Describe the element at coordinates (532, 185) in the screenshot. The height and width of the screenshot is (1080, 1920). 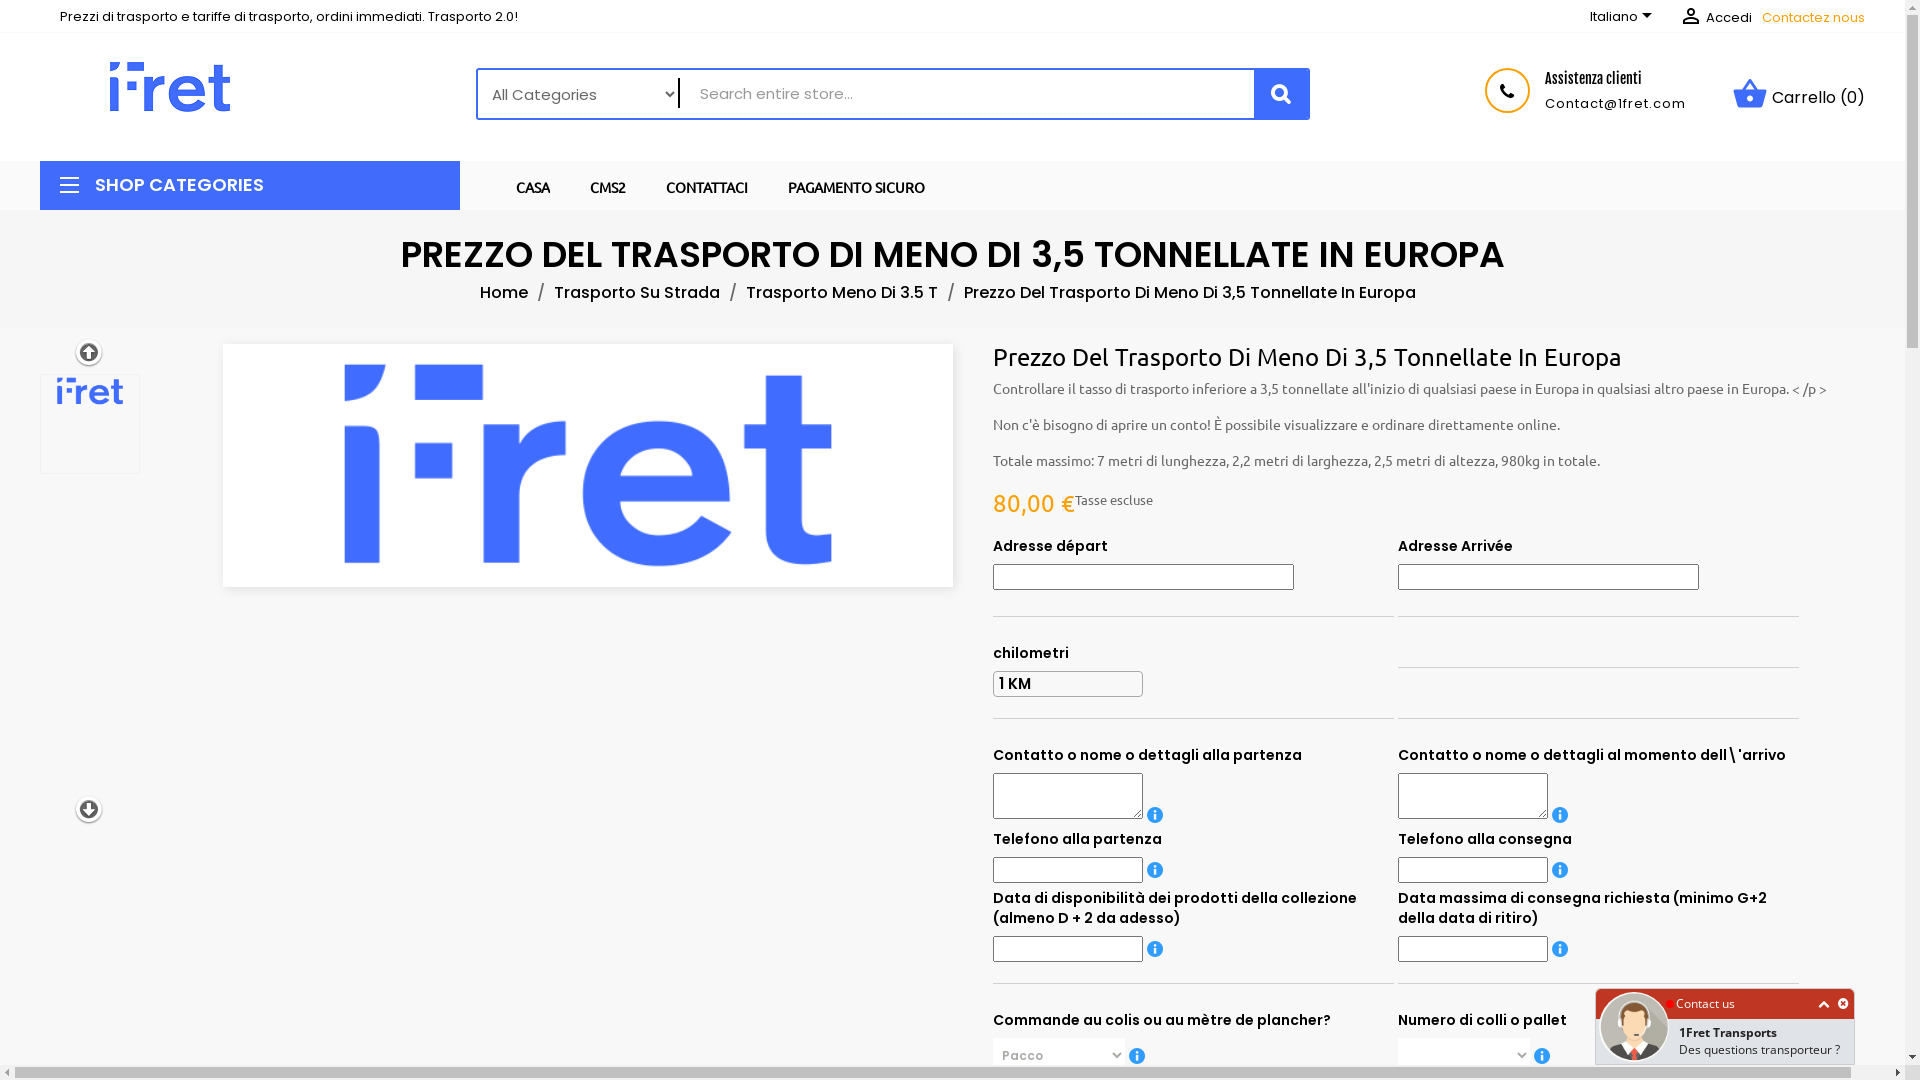
I see `'CASA'` at that location.